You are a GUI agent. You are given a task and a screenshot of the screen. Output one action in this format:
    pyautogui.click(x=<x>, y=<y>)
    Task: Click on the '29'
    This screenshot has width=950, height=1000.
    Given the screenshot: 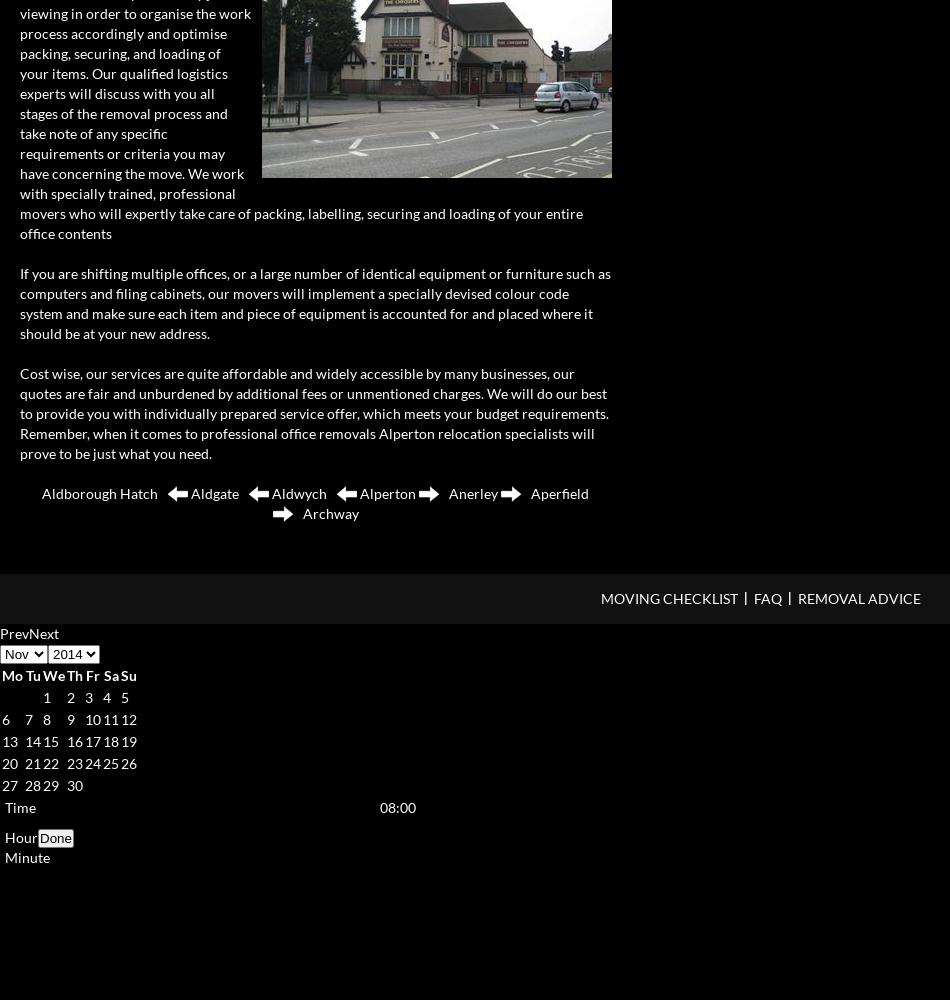 What is the action you would take?
    pyautogui.click(x=43, y=784)
    